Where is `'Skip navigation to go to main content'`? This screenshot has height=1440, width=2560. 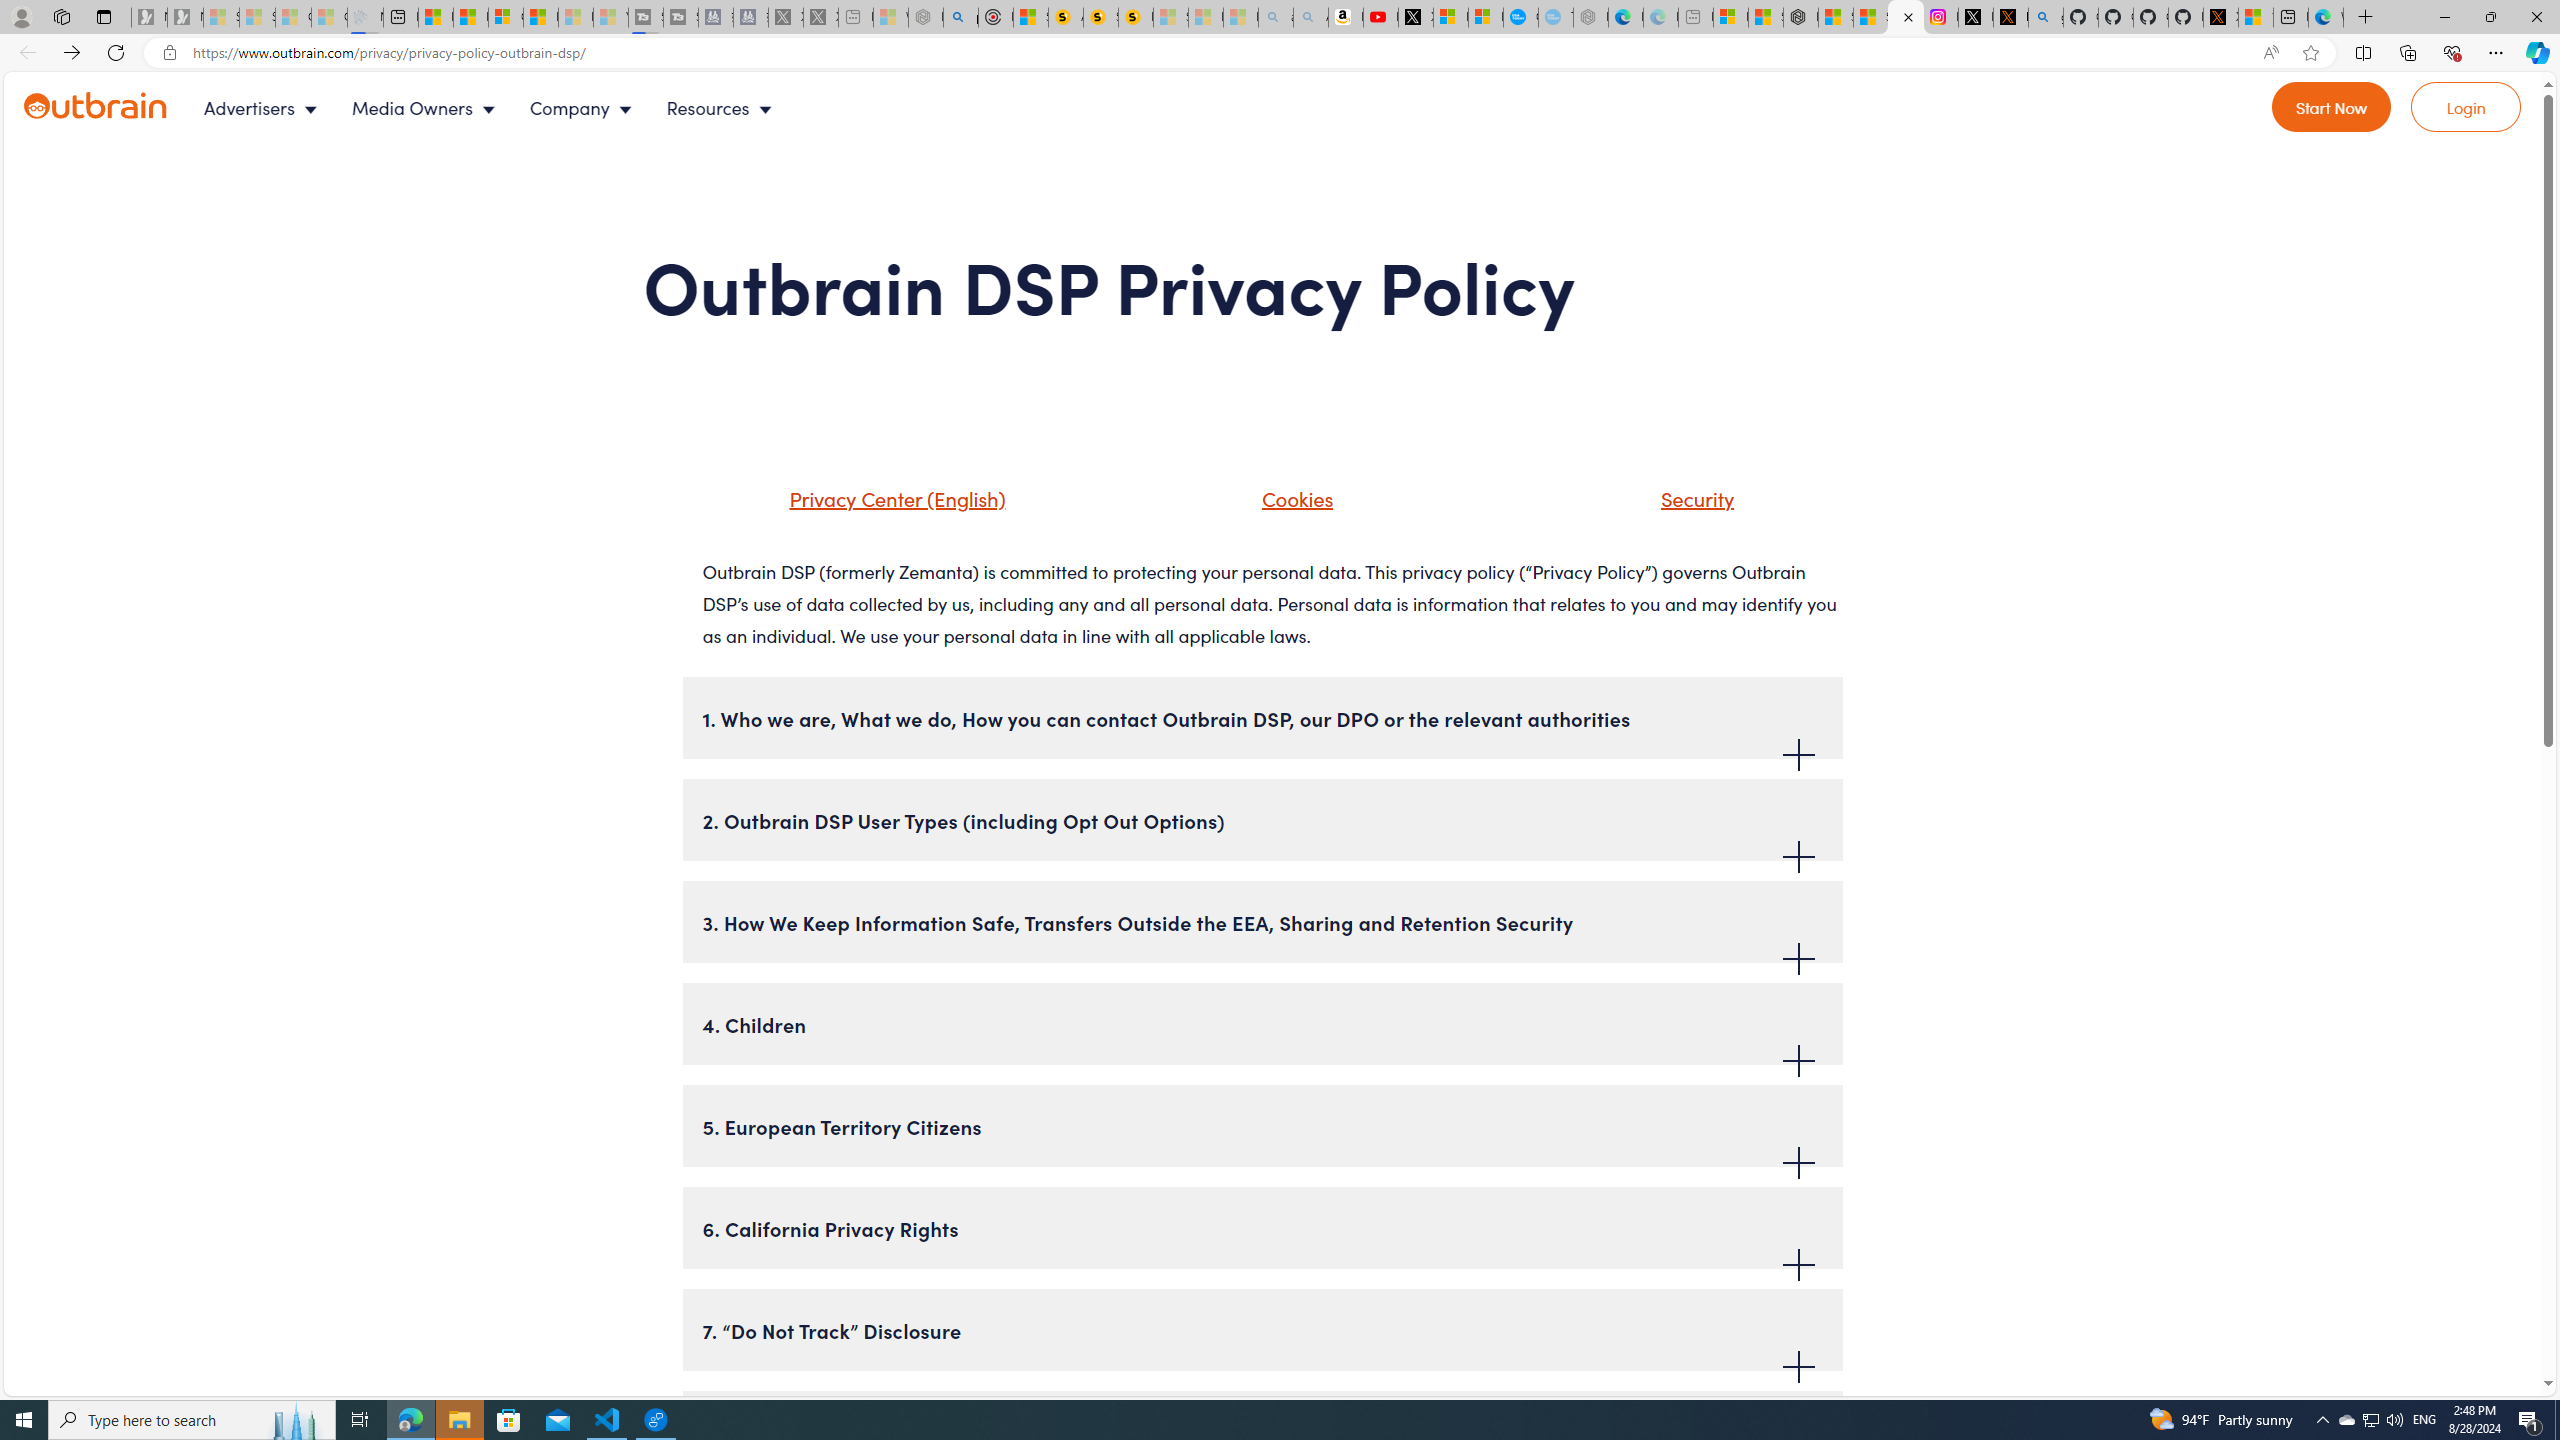 'Skip navigation to go to main content' is located at coordinates (61, 81).